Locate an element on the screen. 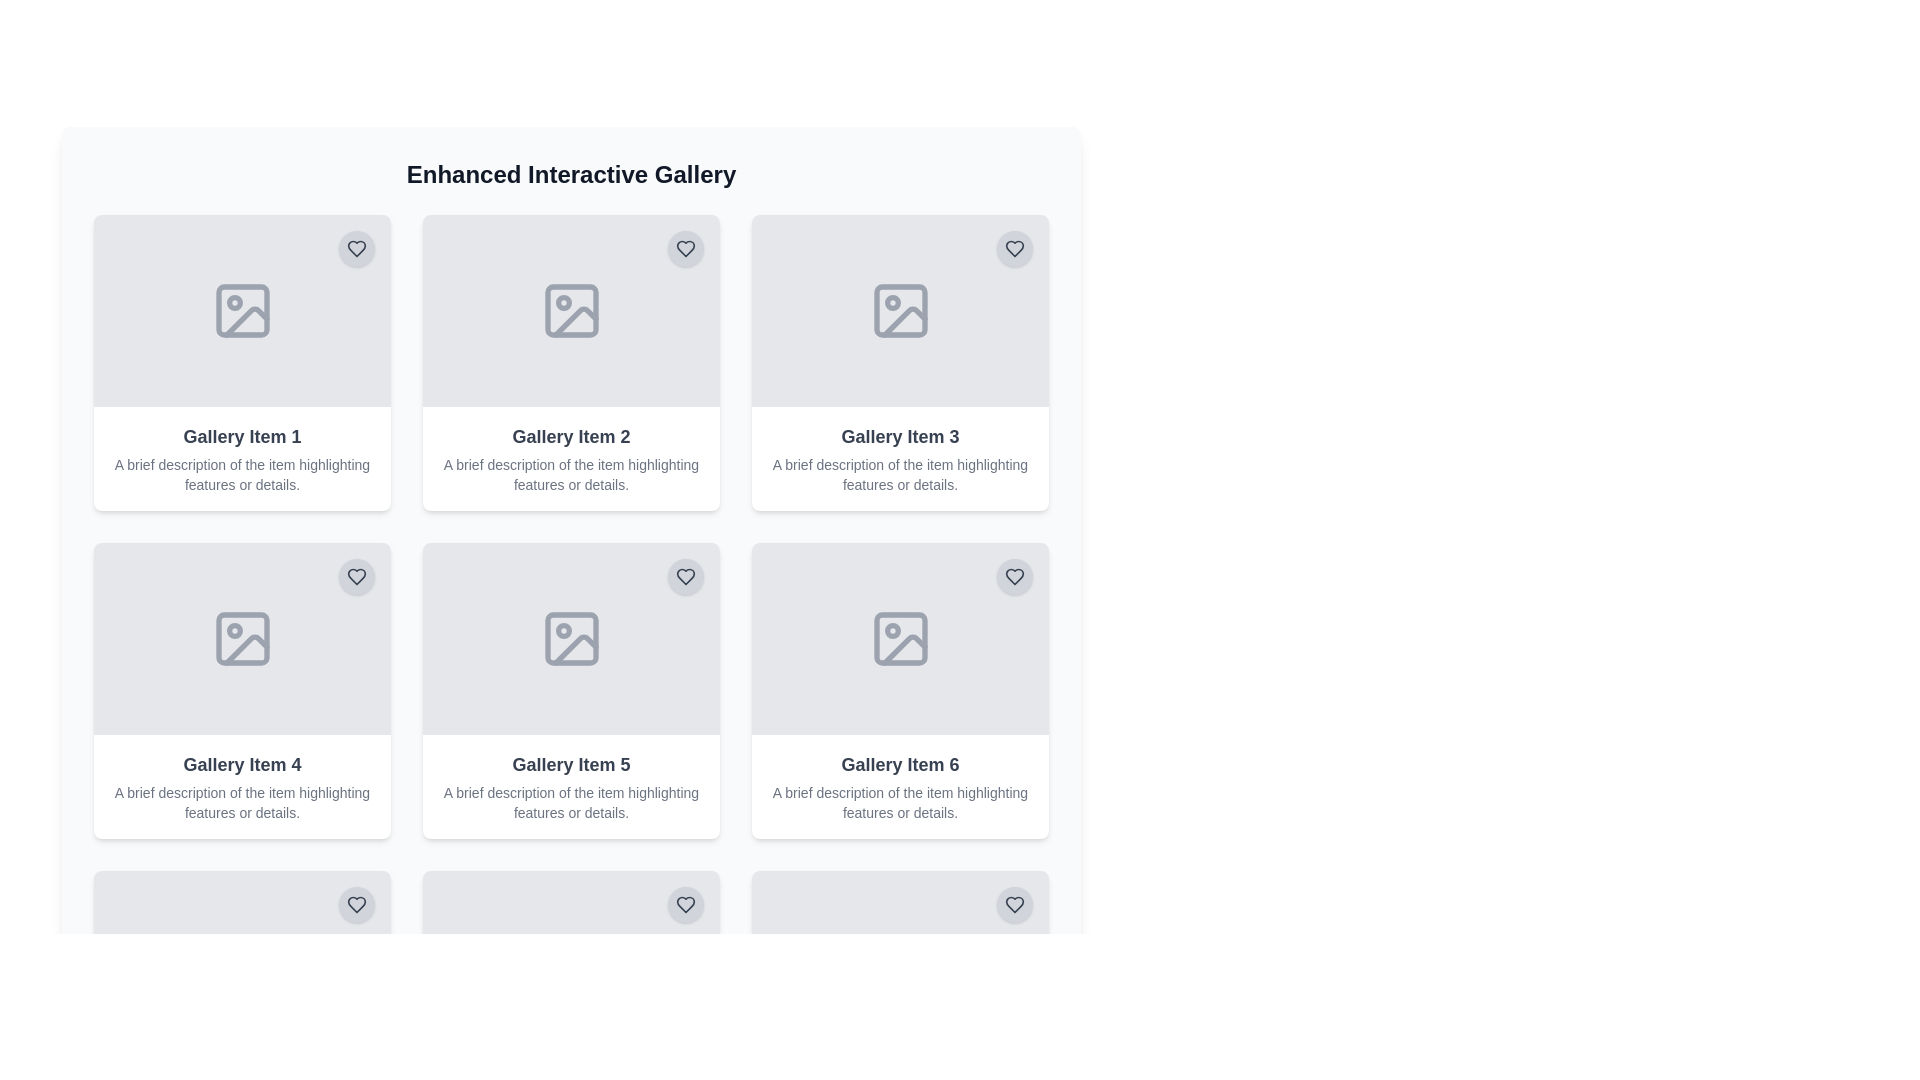 The height and width of the screenshot is (1080, 1920). the round button with a heart icon located at the top-right corner of 'Gallery Item 3' to like or favorite the item is located at coordinates (1014, 248).